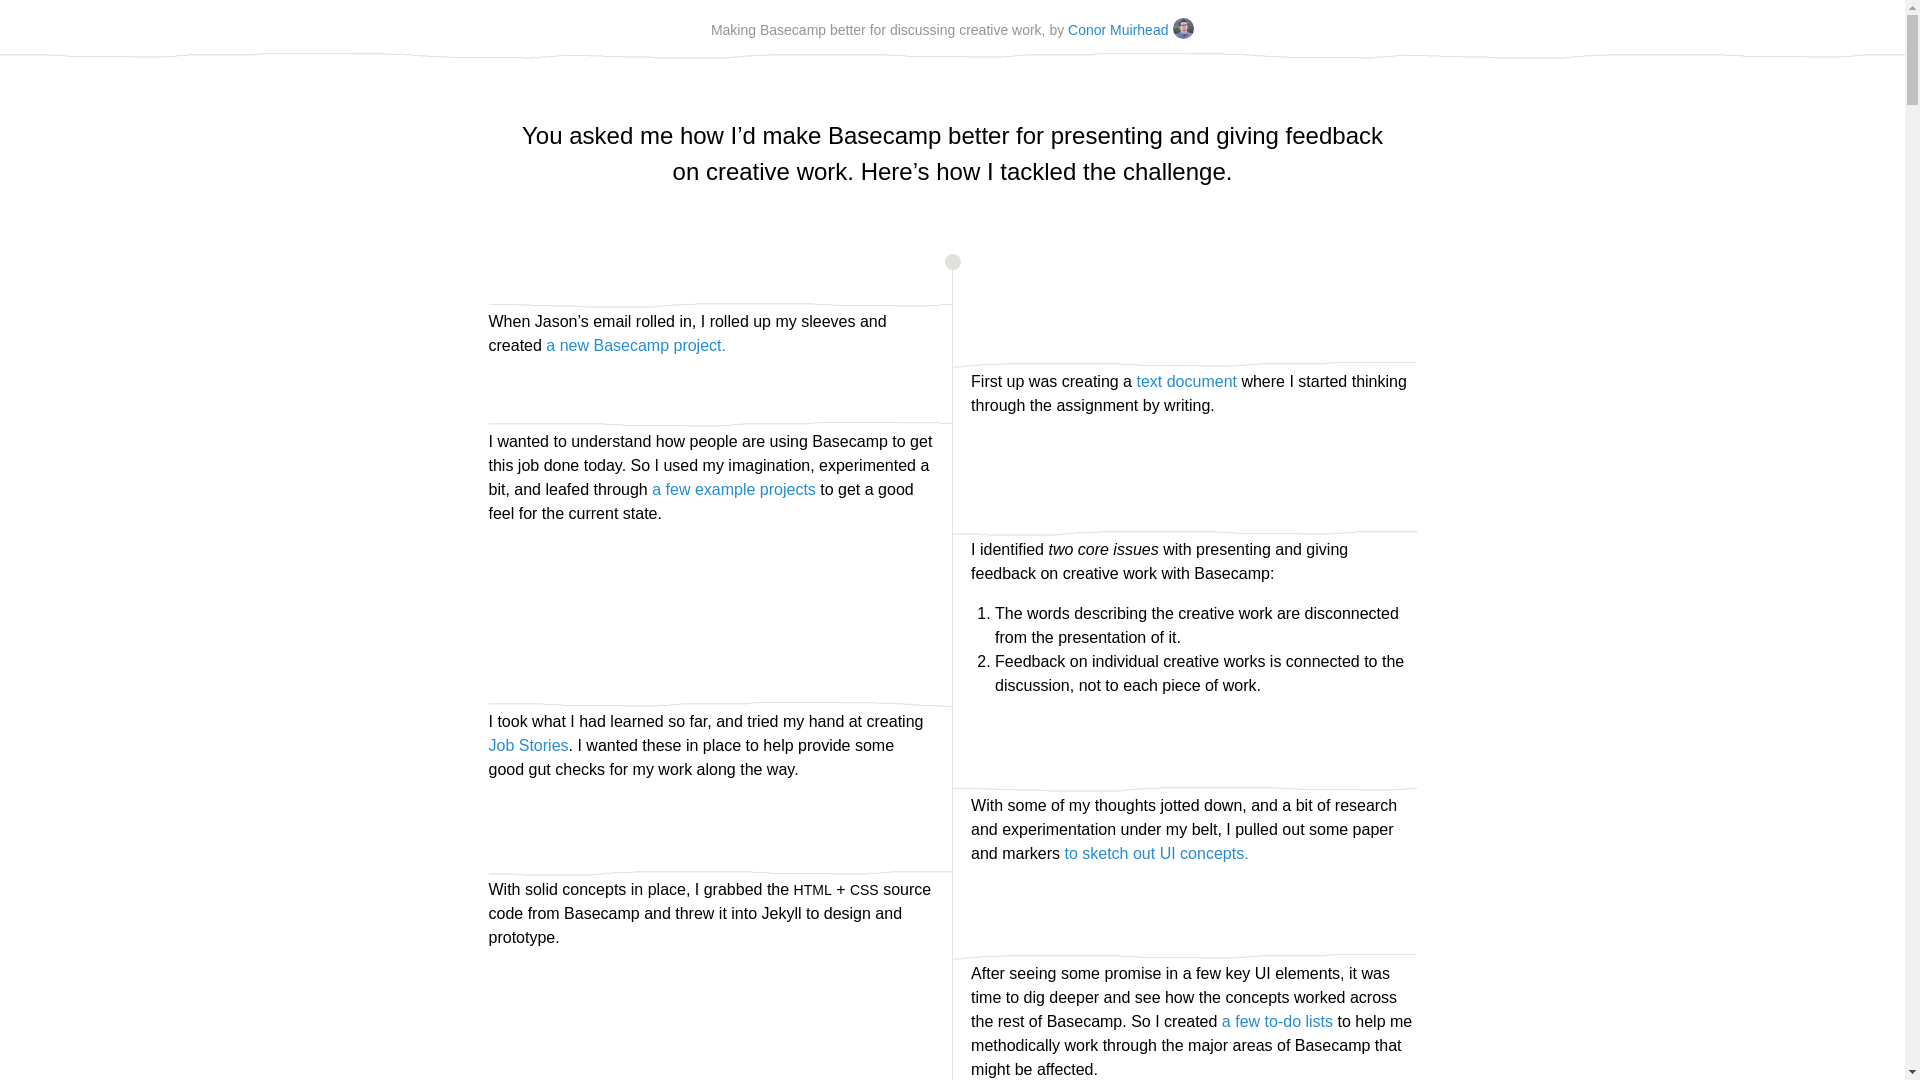 This screenshot has height=1080, width=1920. I want to click on 'out', so click(1143, 853).